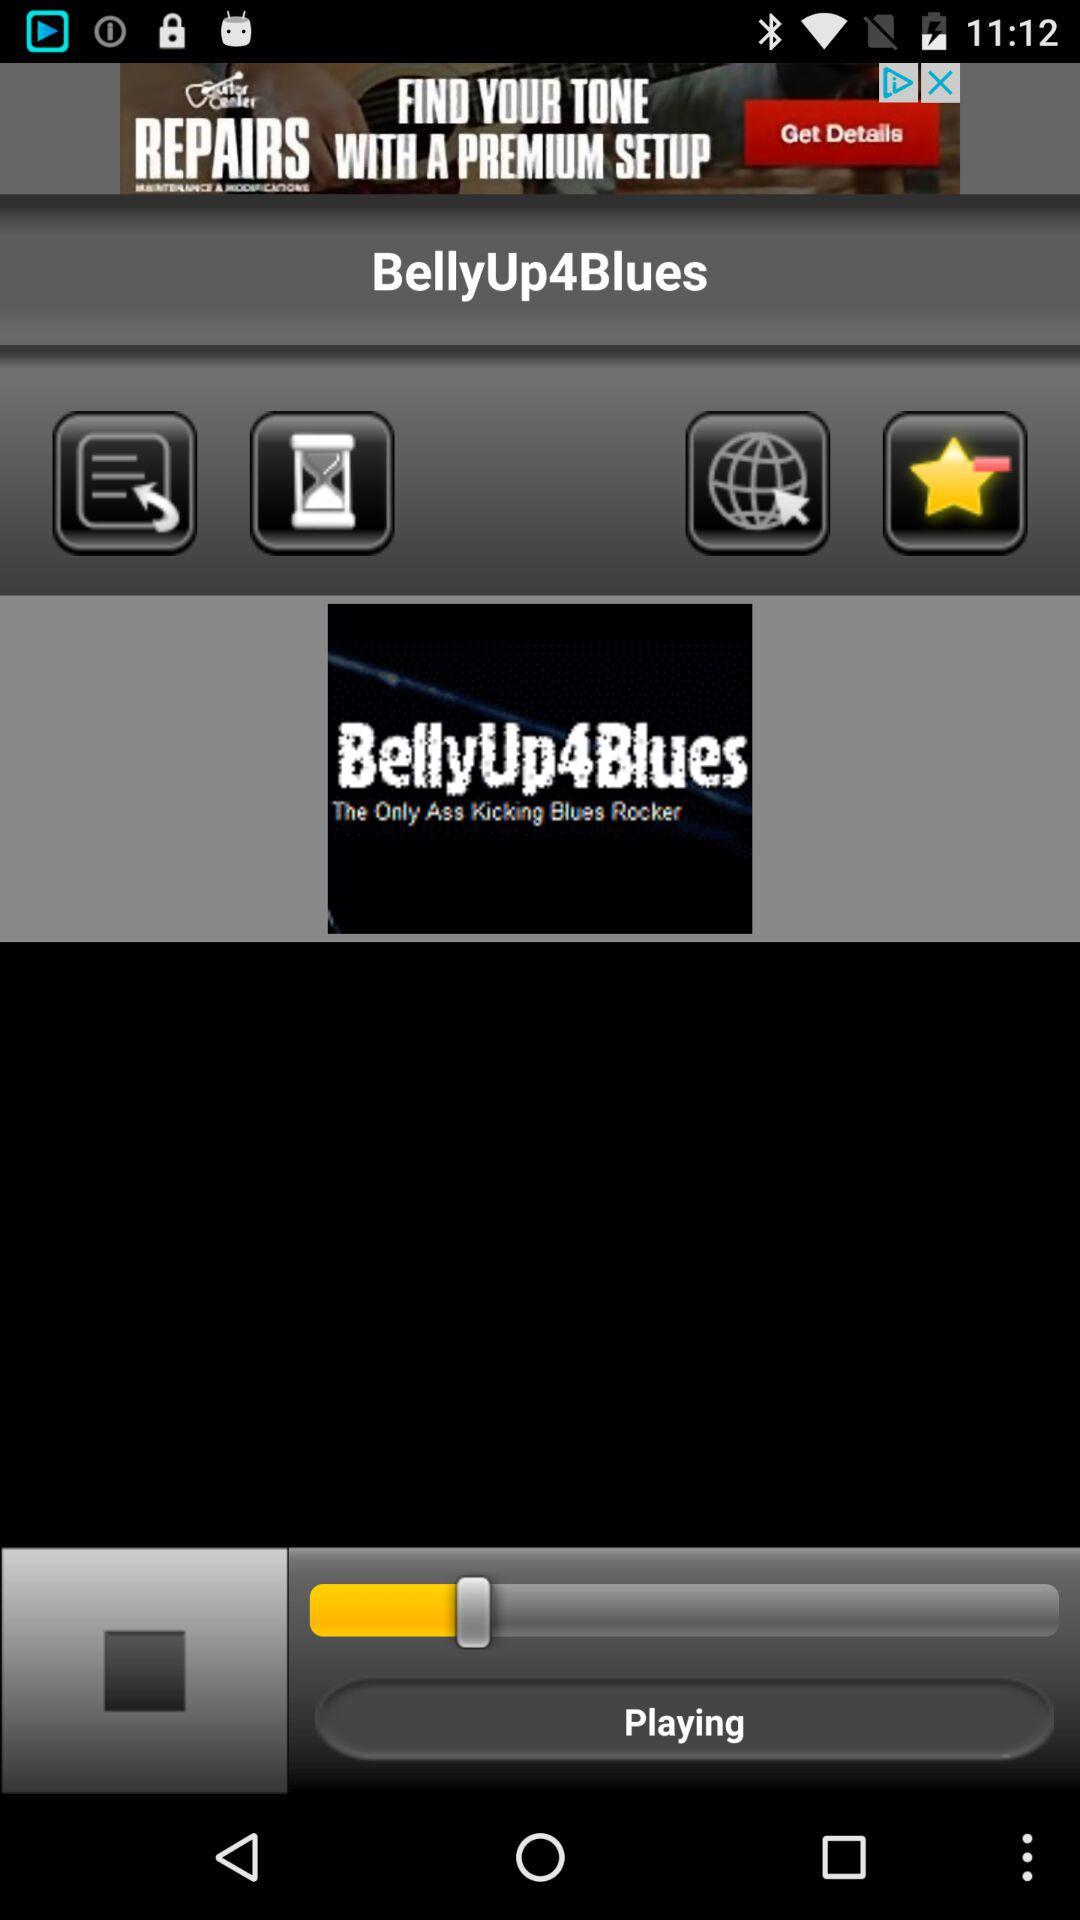 The image size is (1080, 1920). Describe the element at coordinates (540, 127) in the screenshot. I see `click advertisement` at that location.